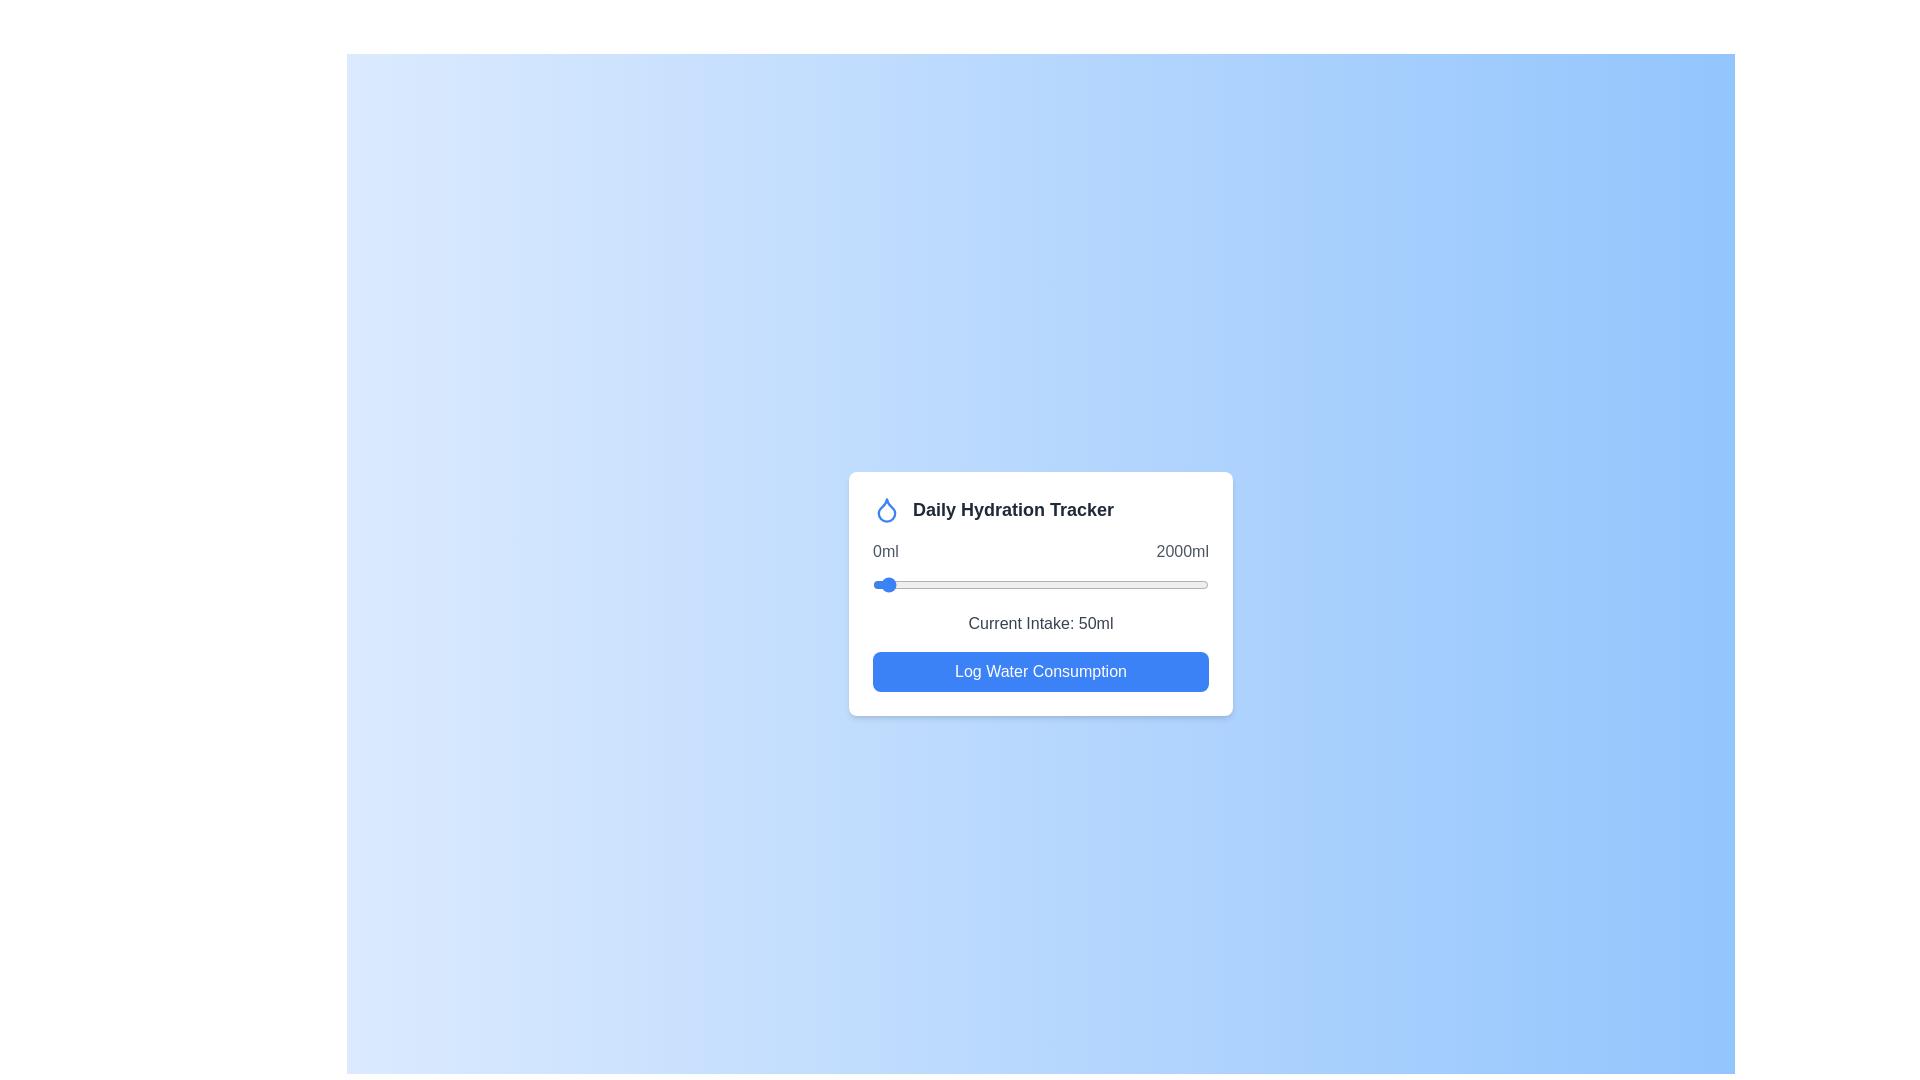  What do you see at coordinates (1040, 623) in the screenshot?
I see `the text displaying the current water intake level` at bounding box center [1040, 623].